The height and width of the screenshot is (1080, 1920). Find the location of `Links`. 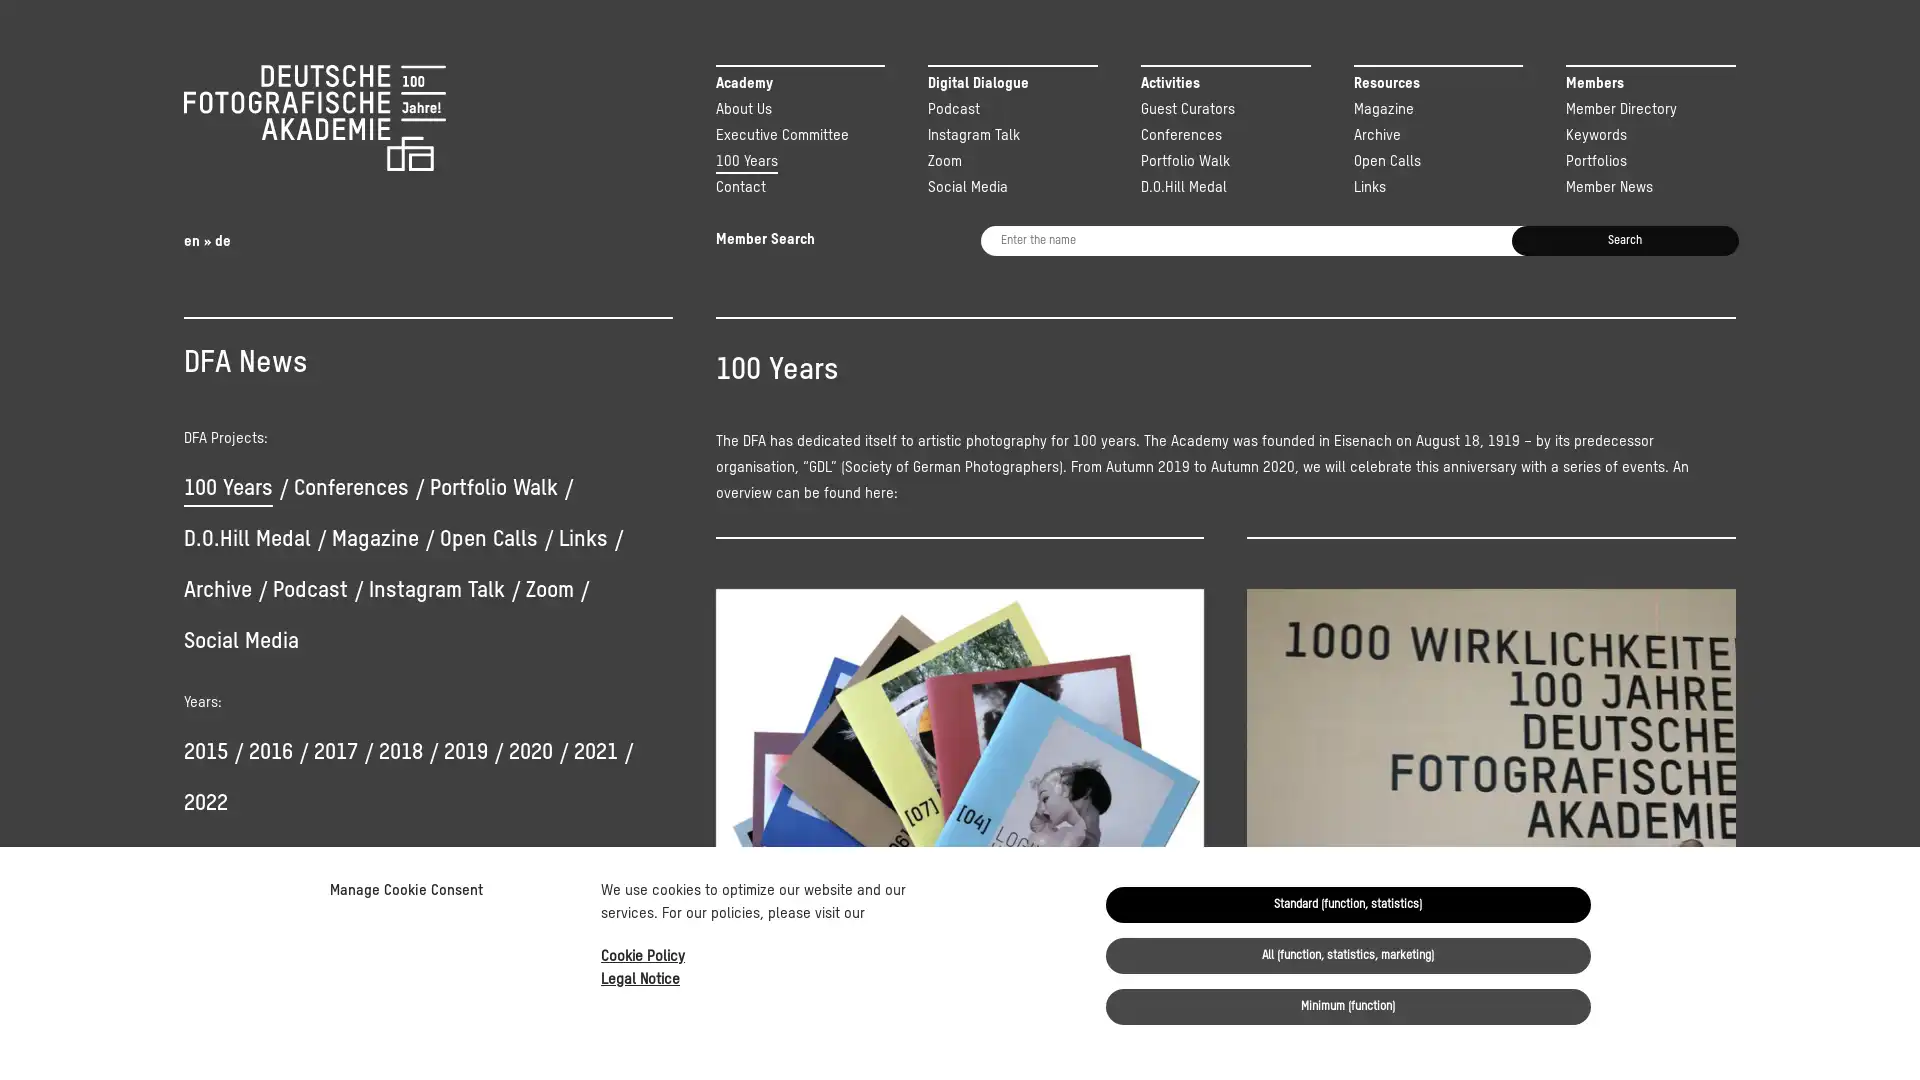

Links is located at coordinates (582, 540).